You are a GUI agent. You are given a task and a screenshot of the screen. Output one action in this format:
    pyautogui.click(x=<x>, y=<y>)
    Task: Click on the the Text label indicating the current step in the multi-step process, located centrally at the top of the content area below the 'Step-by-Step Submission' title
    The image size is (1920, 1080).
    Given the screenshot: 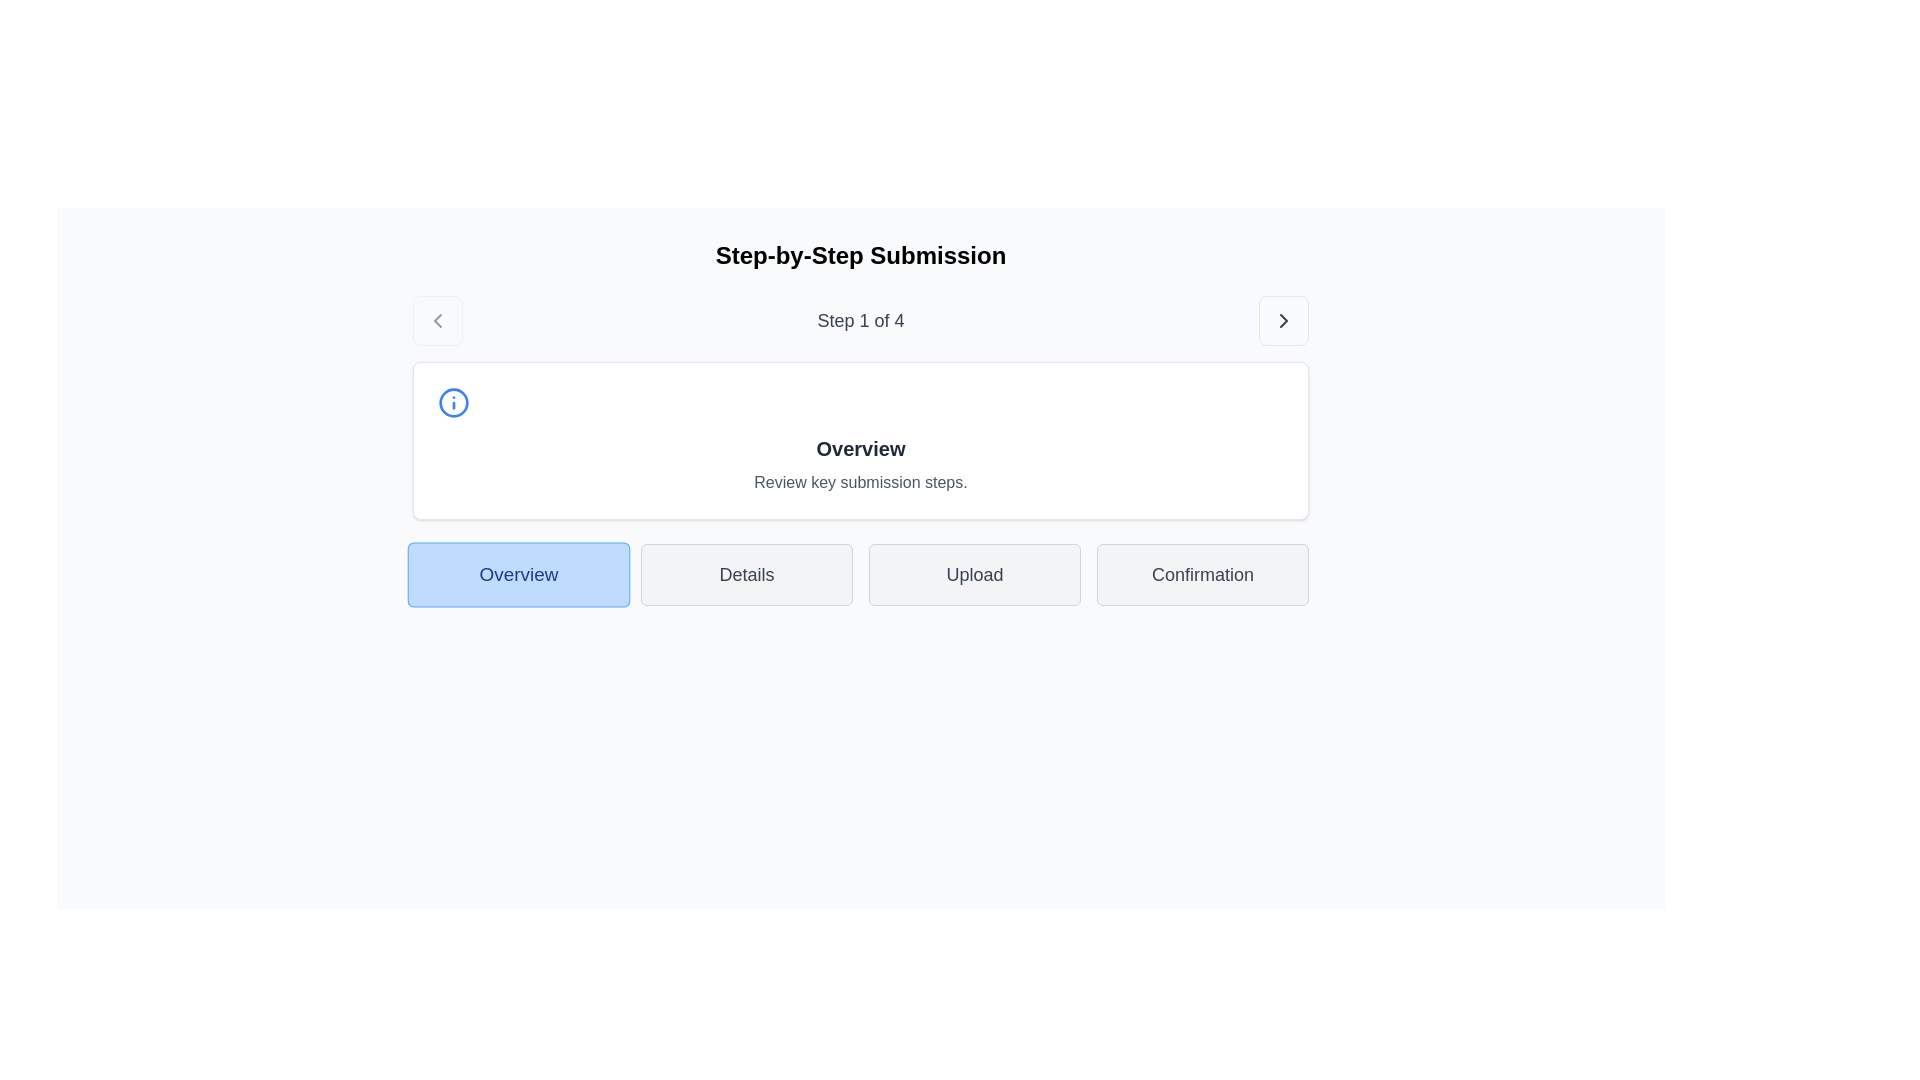 What is the action you would take?
    pyautogui.click(x=860, y=319)
    